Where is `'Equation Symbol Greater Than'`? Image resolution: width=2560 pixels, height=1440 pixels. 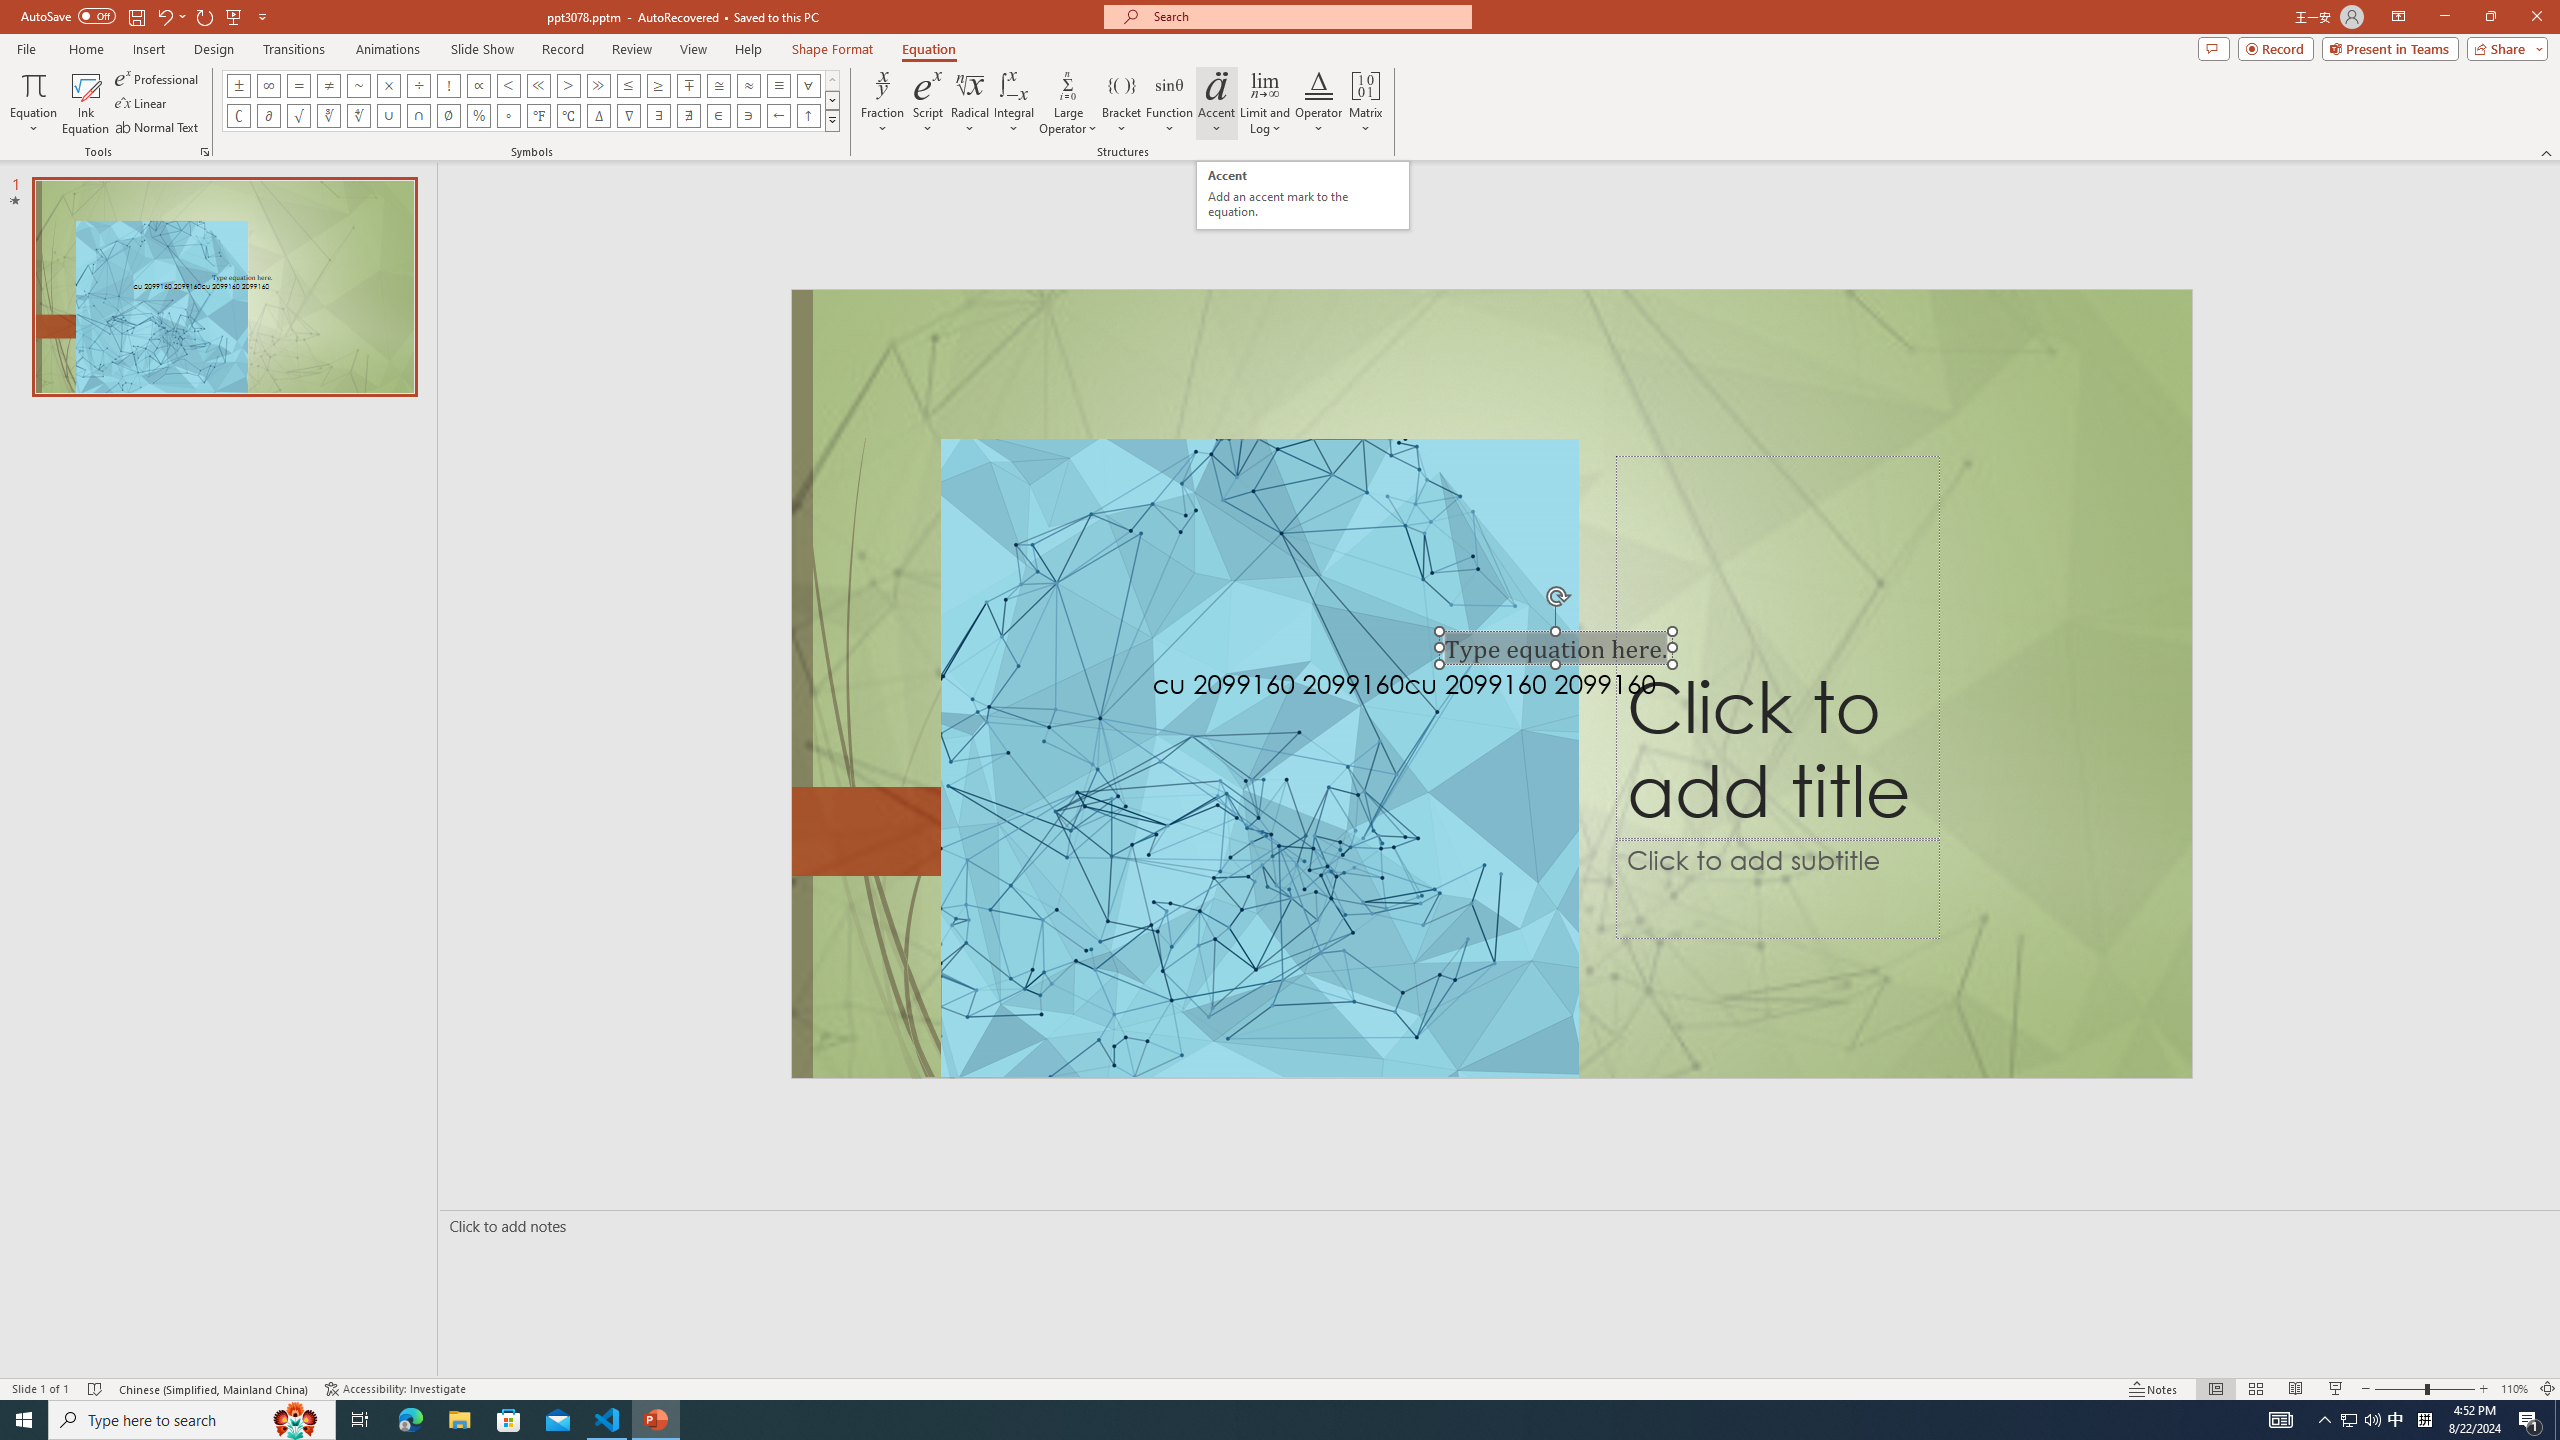 'Equation Symbol Greater Than' is located at coordinates (567, 84).